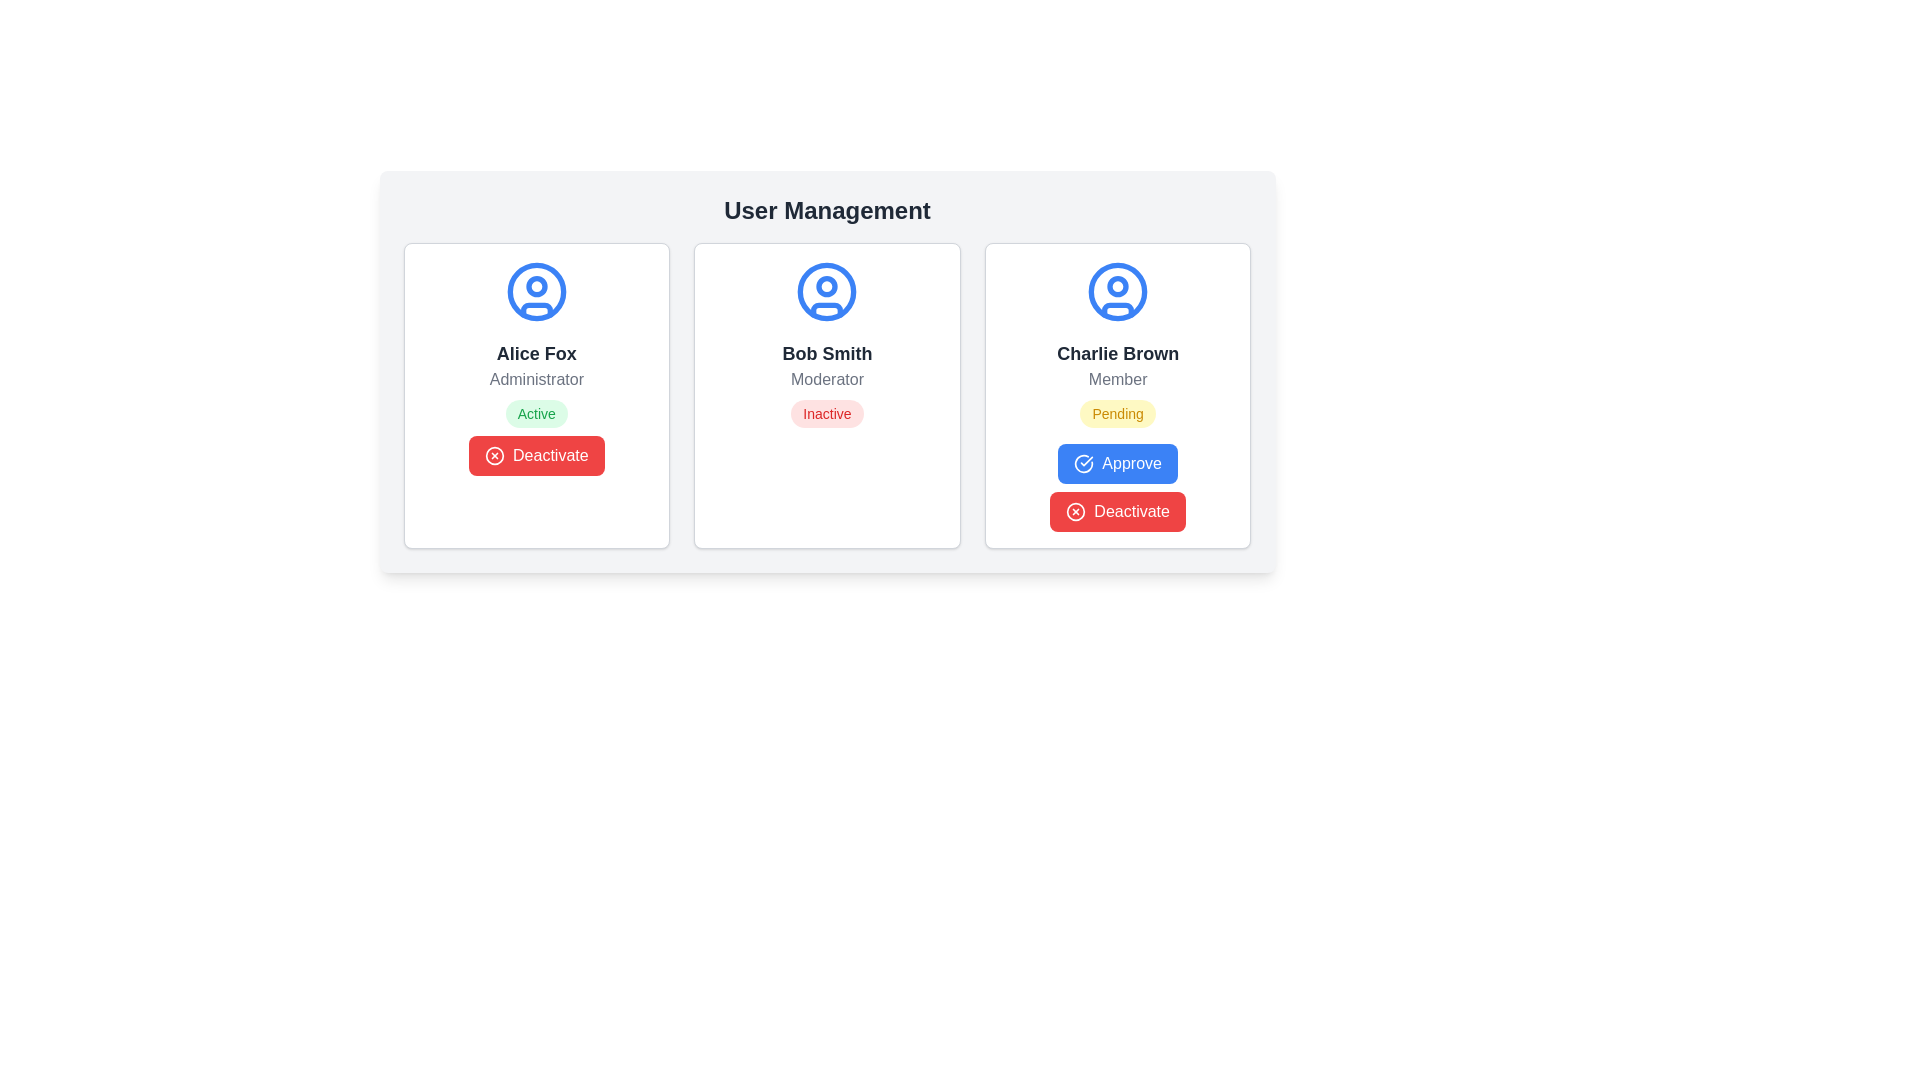 Image resolution: width=1920 pixels, height=1080 pixels. What do you see at coordinates (536, 380) in the screenshot?
I see `the text label displaying 'Administrator', which is positioned below 'Alice Fox' and above the 'Active' badge` at bounding box center [536, 380].